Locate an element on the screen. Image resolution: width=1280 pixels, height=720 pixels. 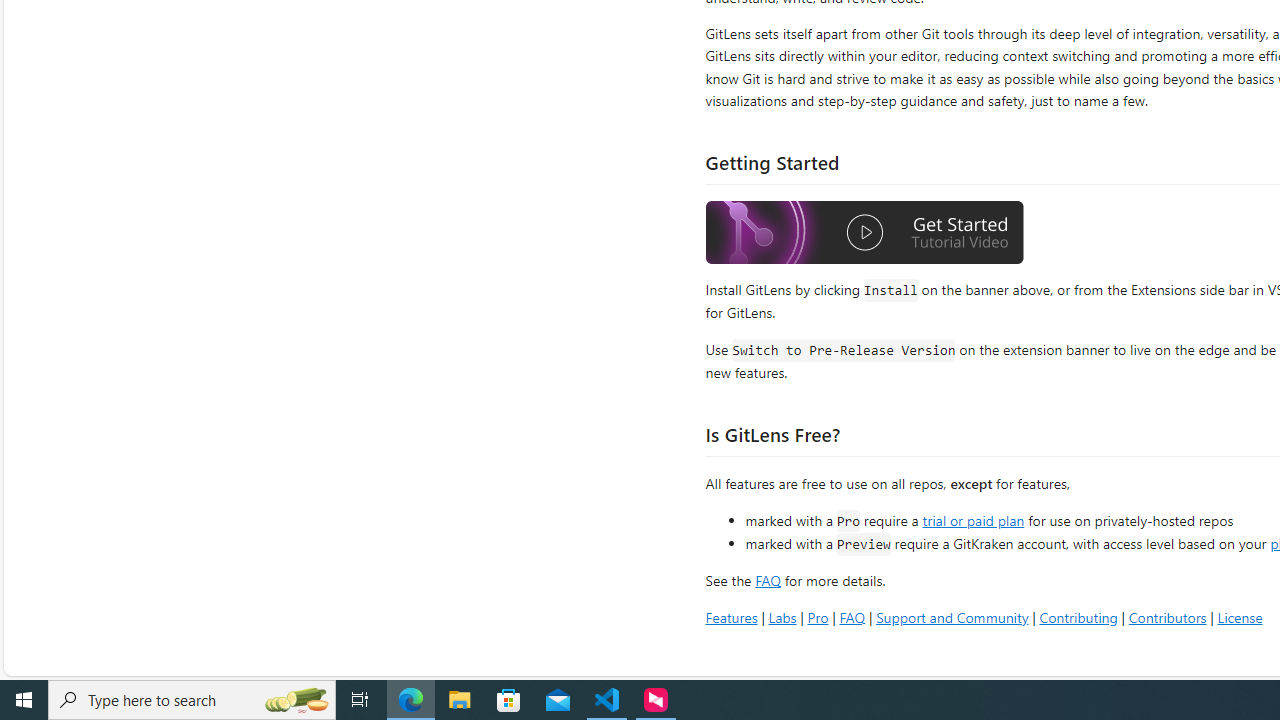
'Watch the GitLens Getting Started video' is located at coordinates (865, 234).